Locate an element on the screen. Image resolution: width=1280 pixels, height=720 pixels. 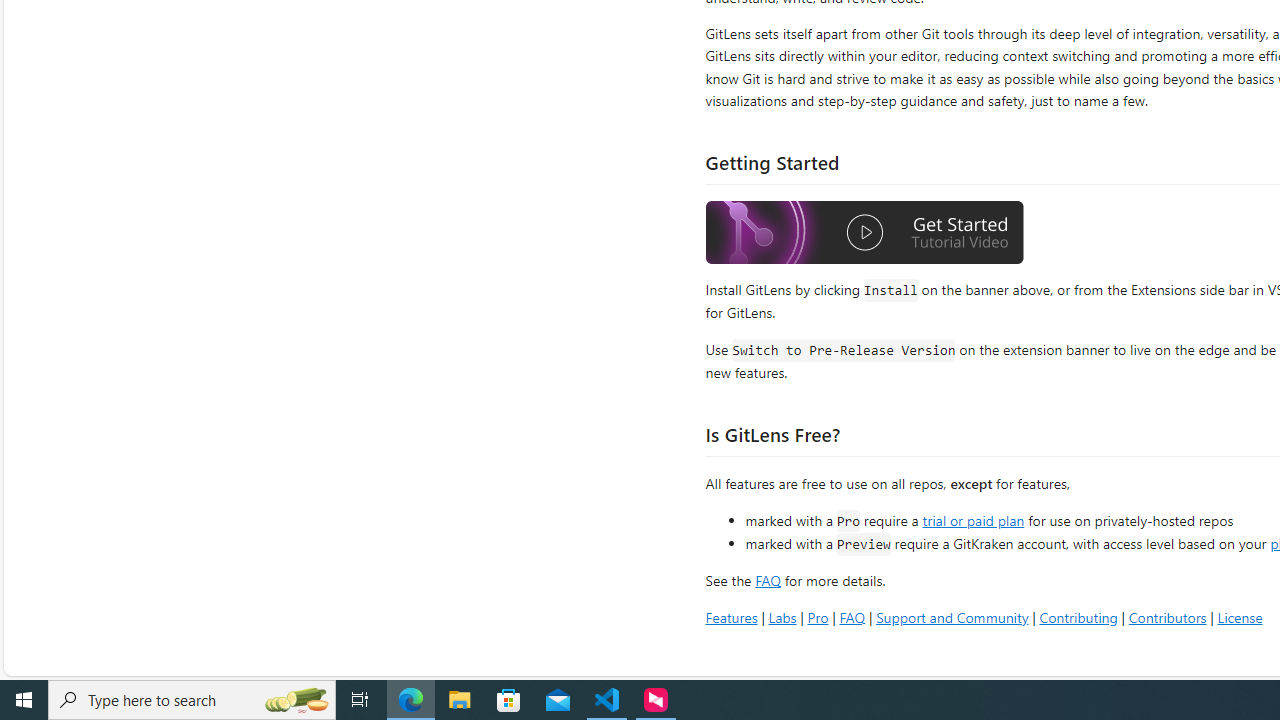
'Watch the GitLens Getting Started video' is located at coordinates (865, 234).